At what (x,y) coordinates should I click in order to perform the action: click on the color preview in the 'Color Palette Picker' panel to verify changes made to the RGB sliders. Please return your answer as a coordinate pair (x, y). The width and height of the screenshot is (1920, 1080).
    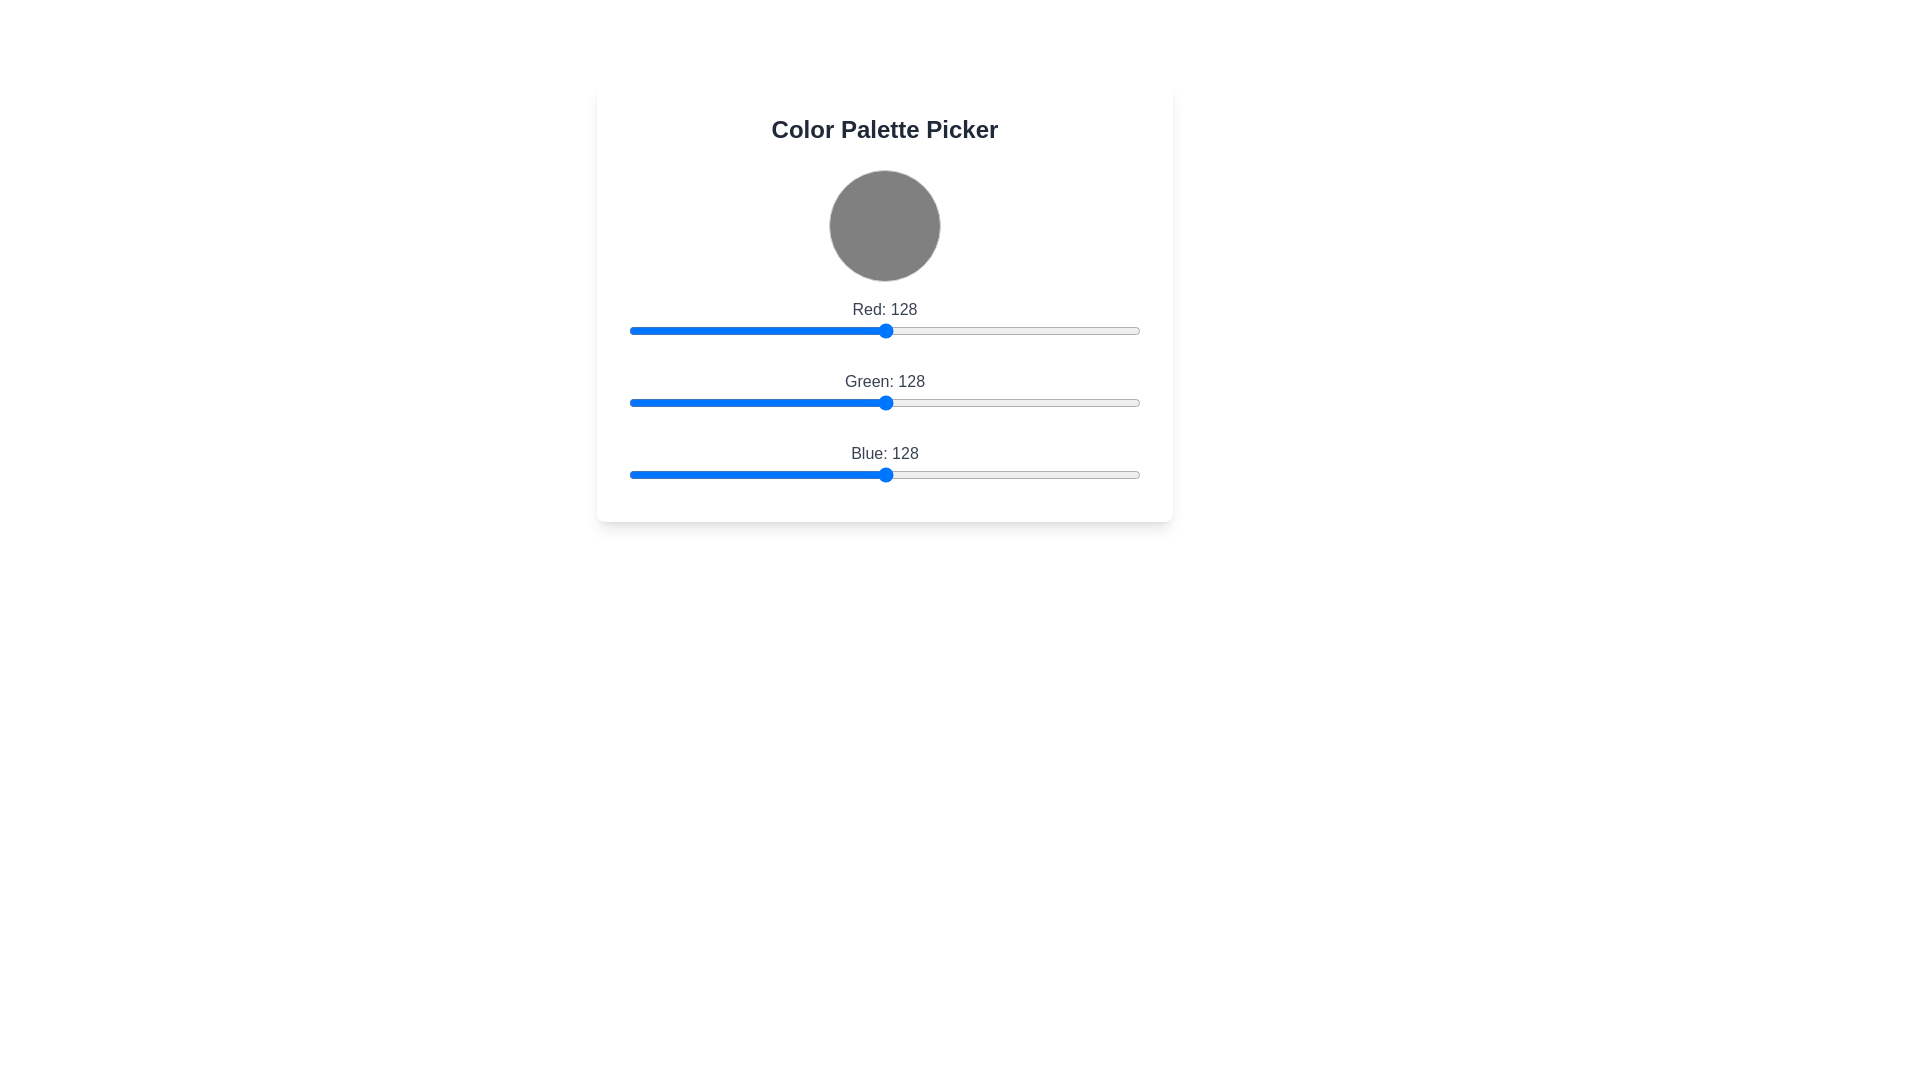
    Looking at the image, I should click on (883, 301).